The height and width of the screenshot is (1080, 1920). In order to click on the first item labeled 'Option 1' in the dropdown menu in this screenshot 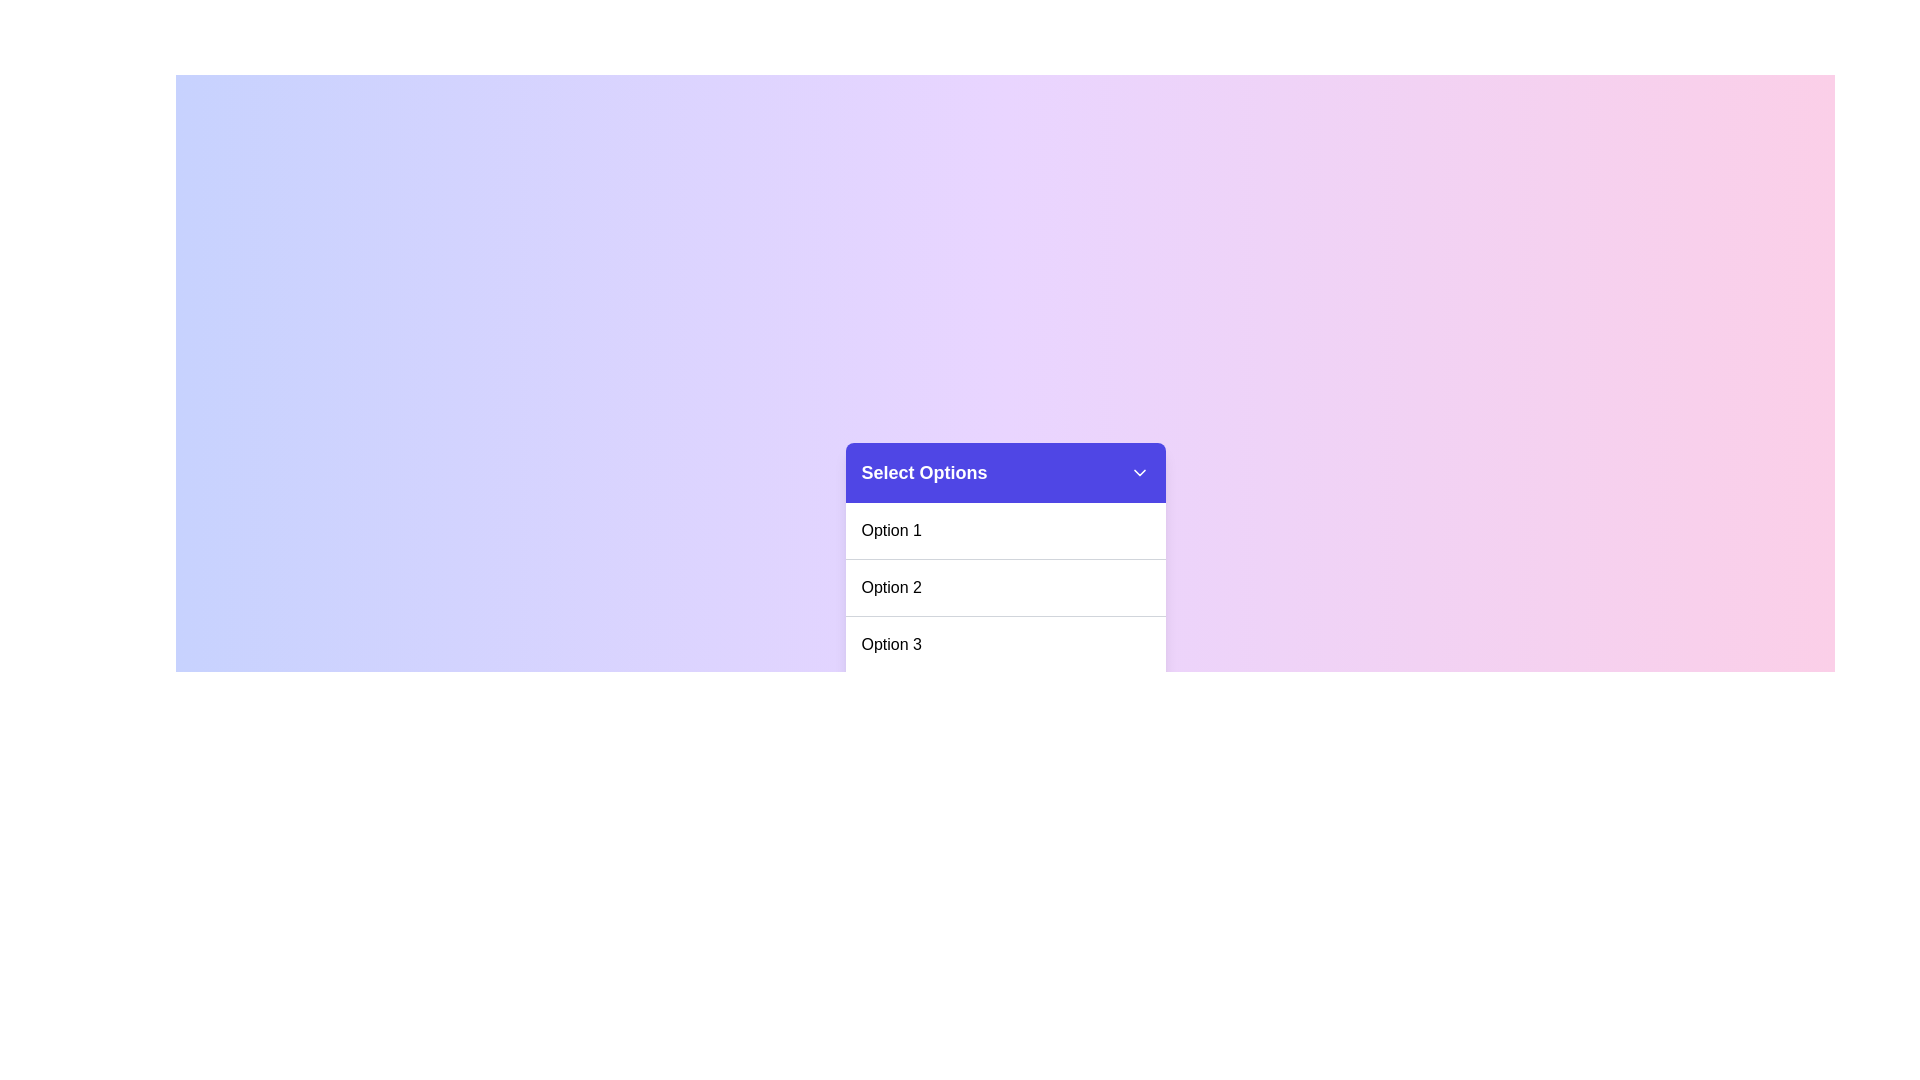, I will do `click(1005, 530)`.